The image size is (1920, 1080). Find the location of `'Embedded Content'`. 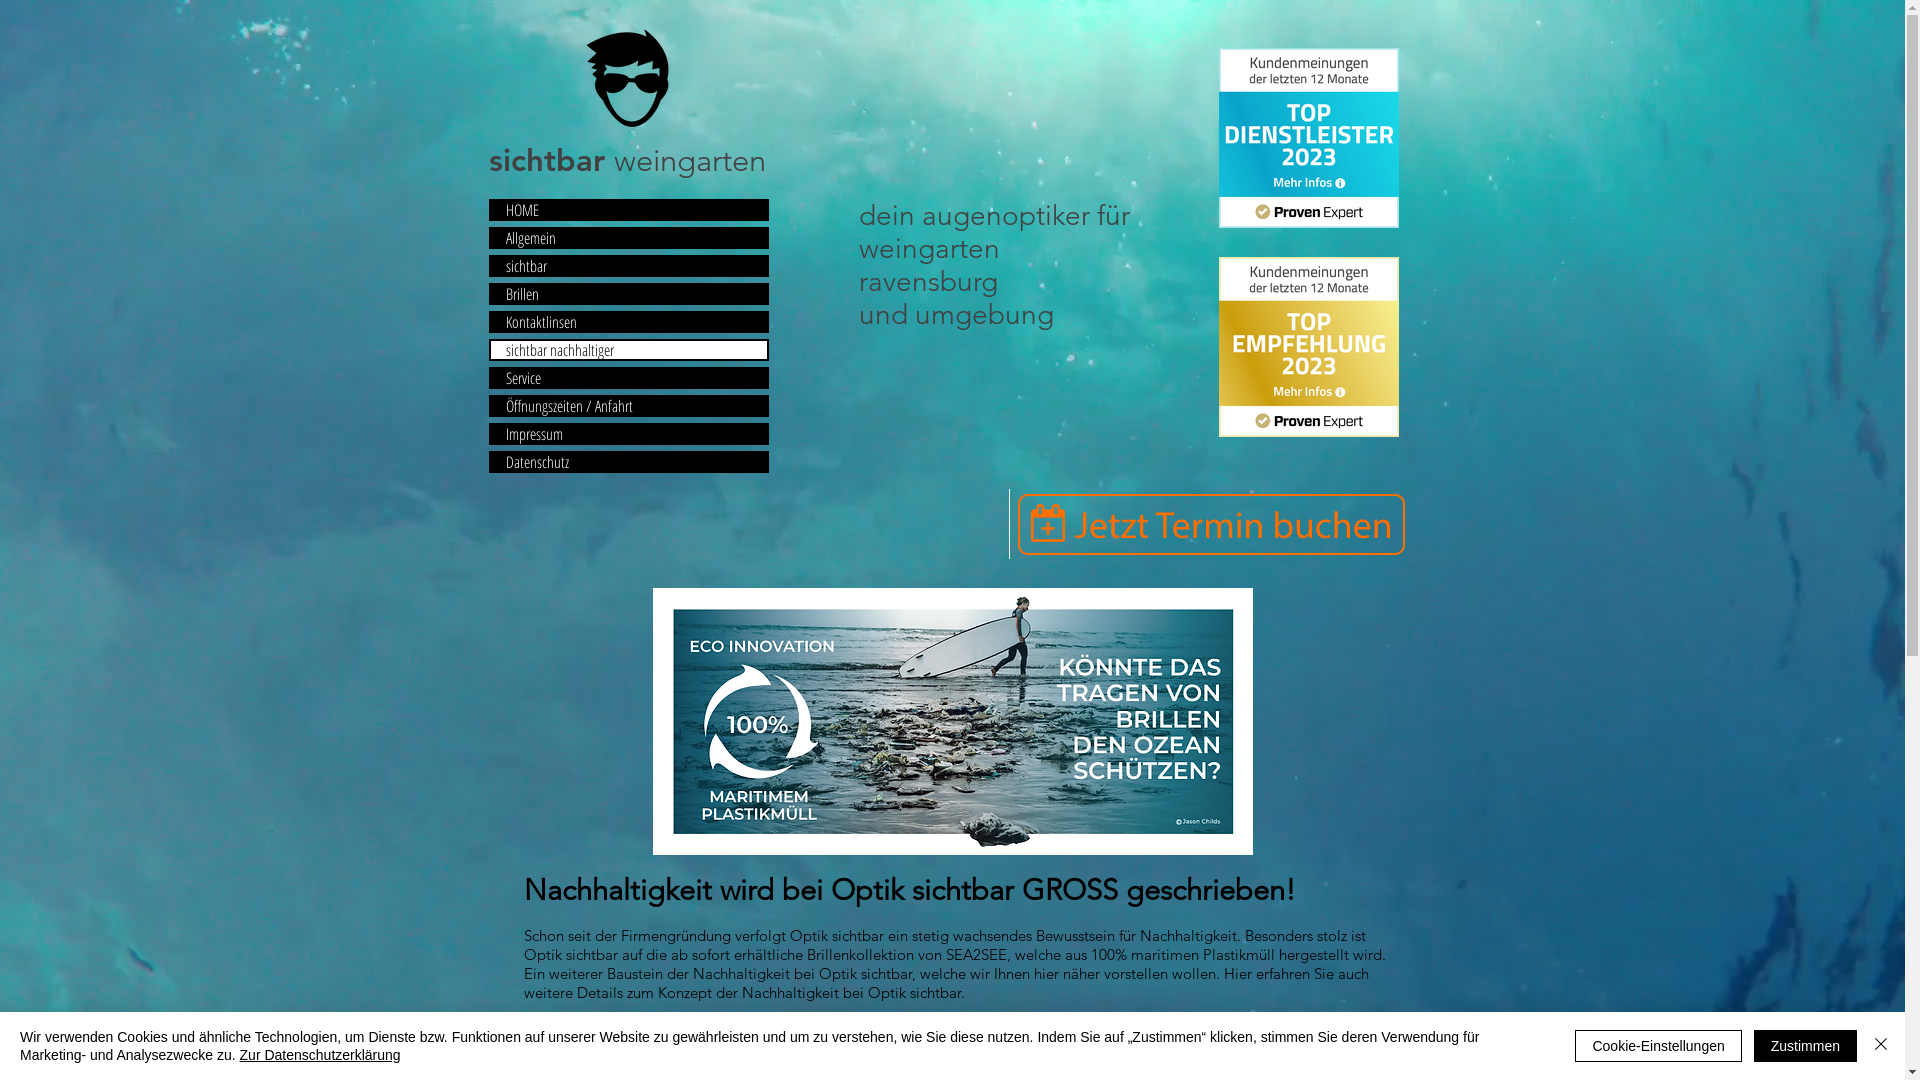

'Embedded Content' is located at coordinates (1309, 137).